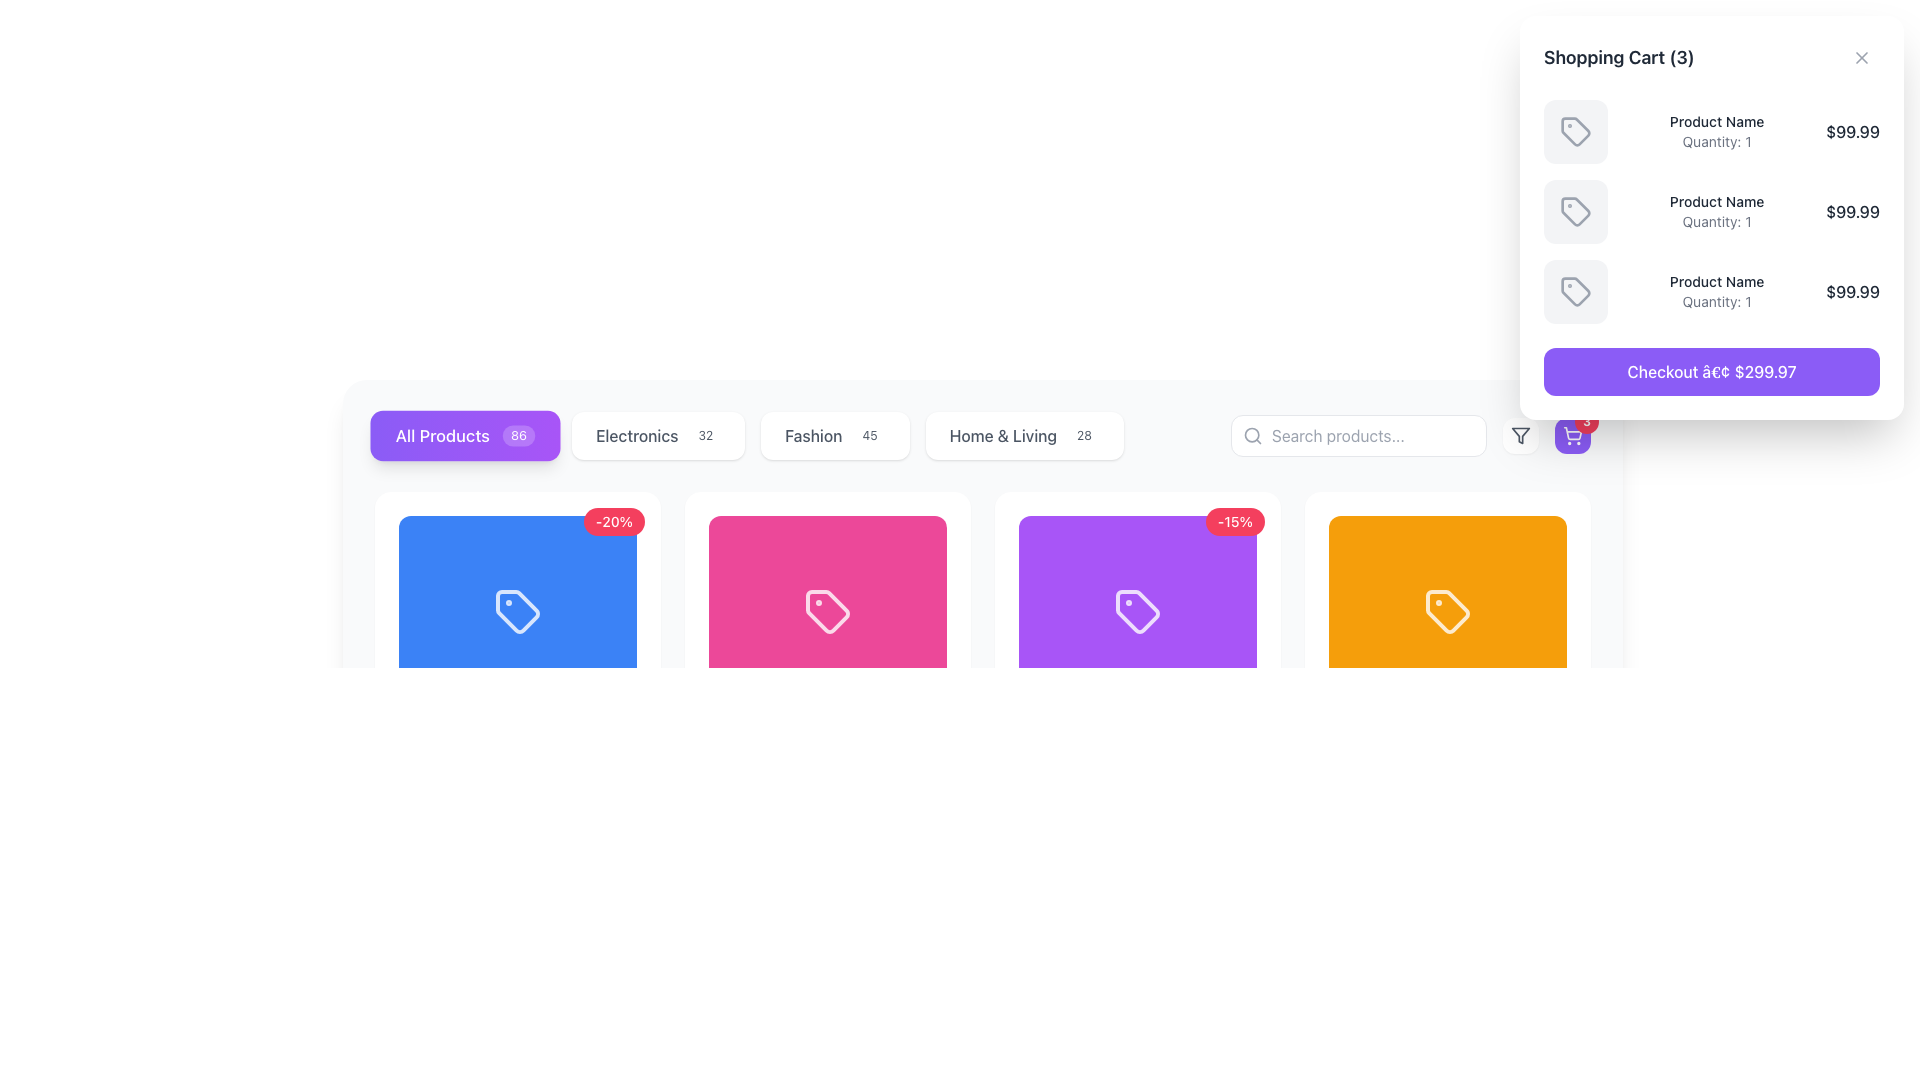  What do you see at coordinates (1711, 371) in the screenshot?
I see `the prominently styled button with a purple background and white text reading 'Checkout â€¢ $299.97'` at bounding box center [1711, 371].